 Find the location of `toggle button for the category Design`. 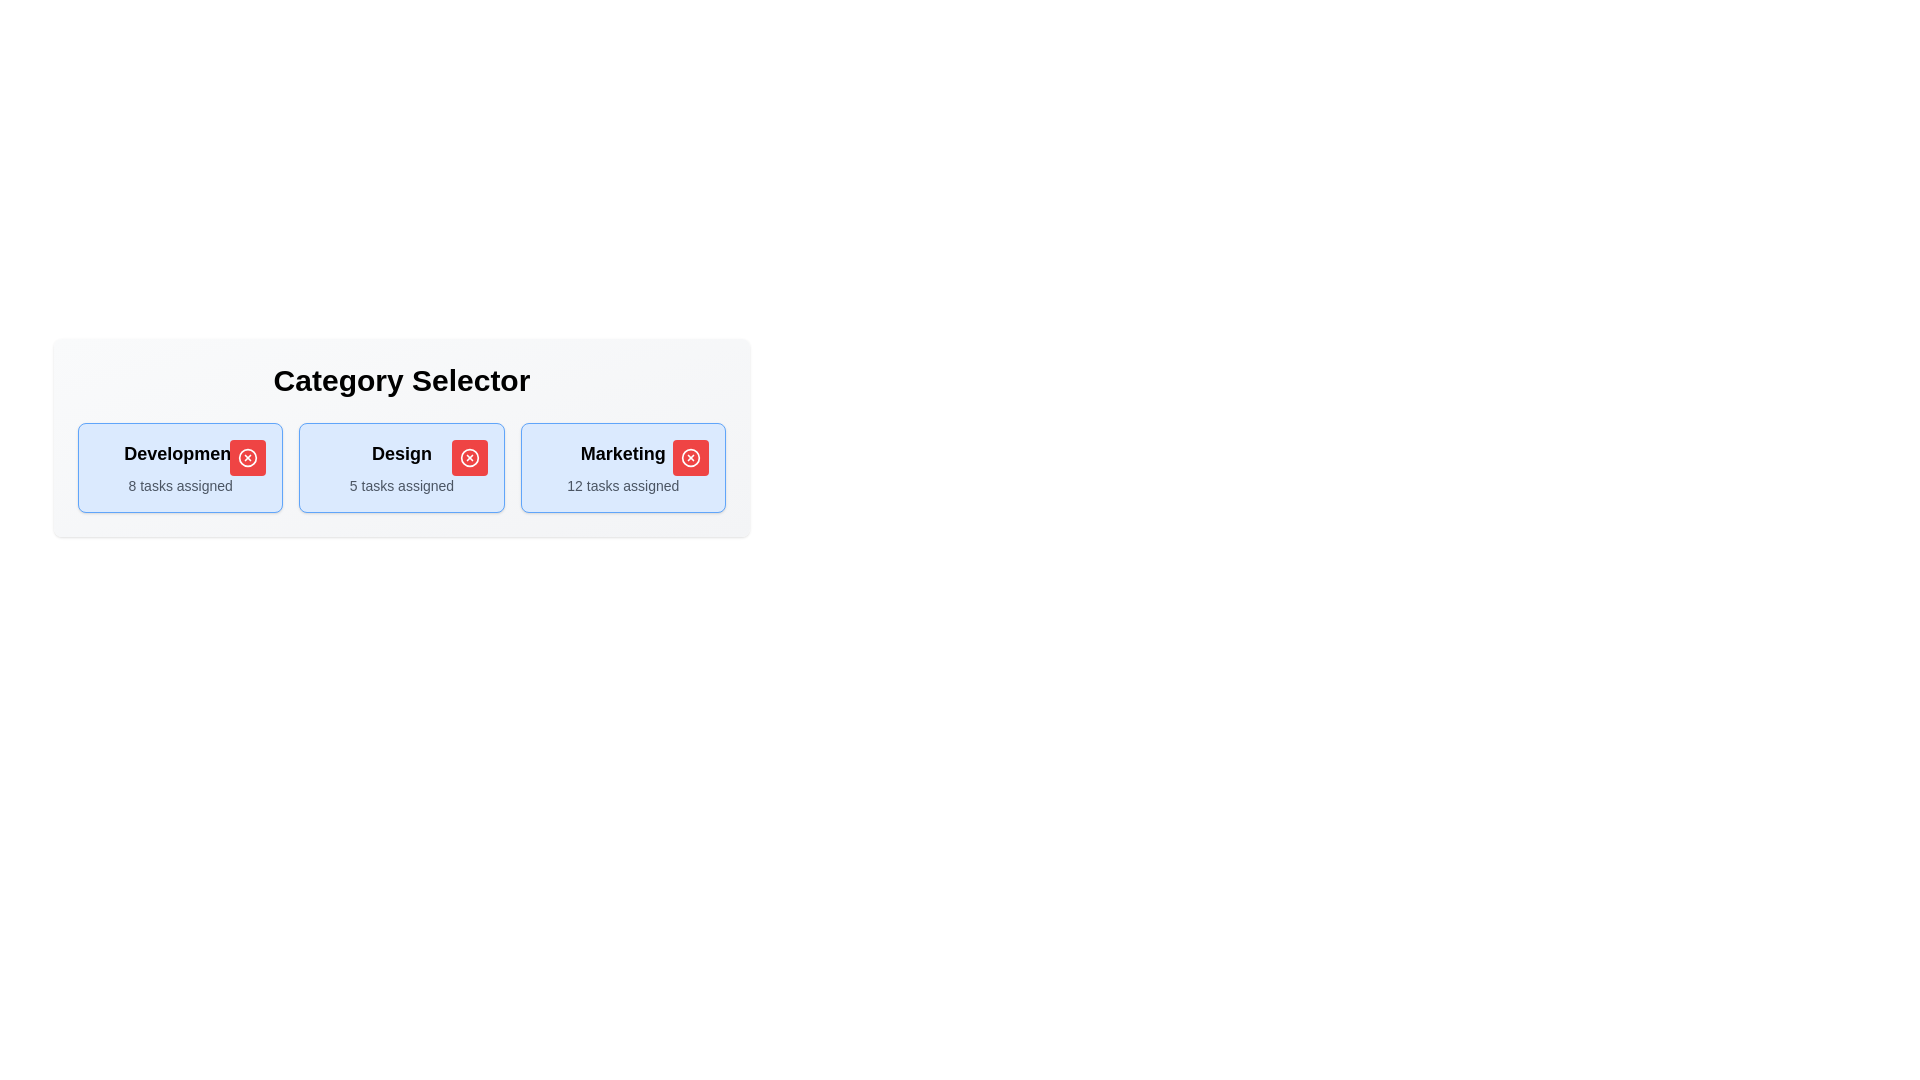

toggle button for the category Design is located at coordinates (468, 458).